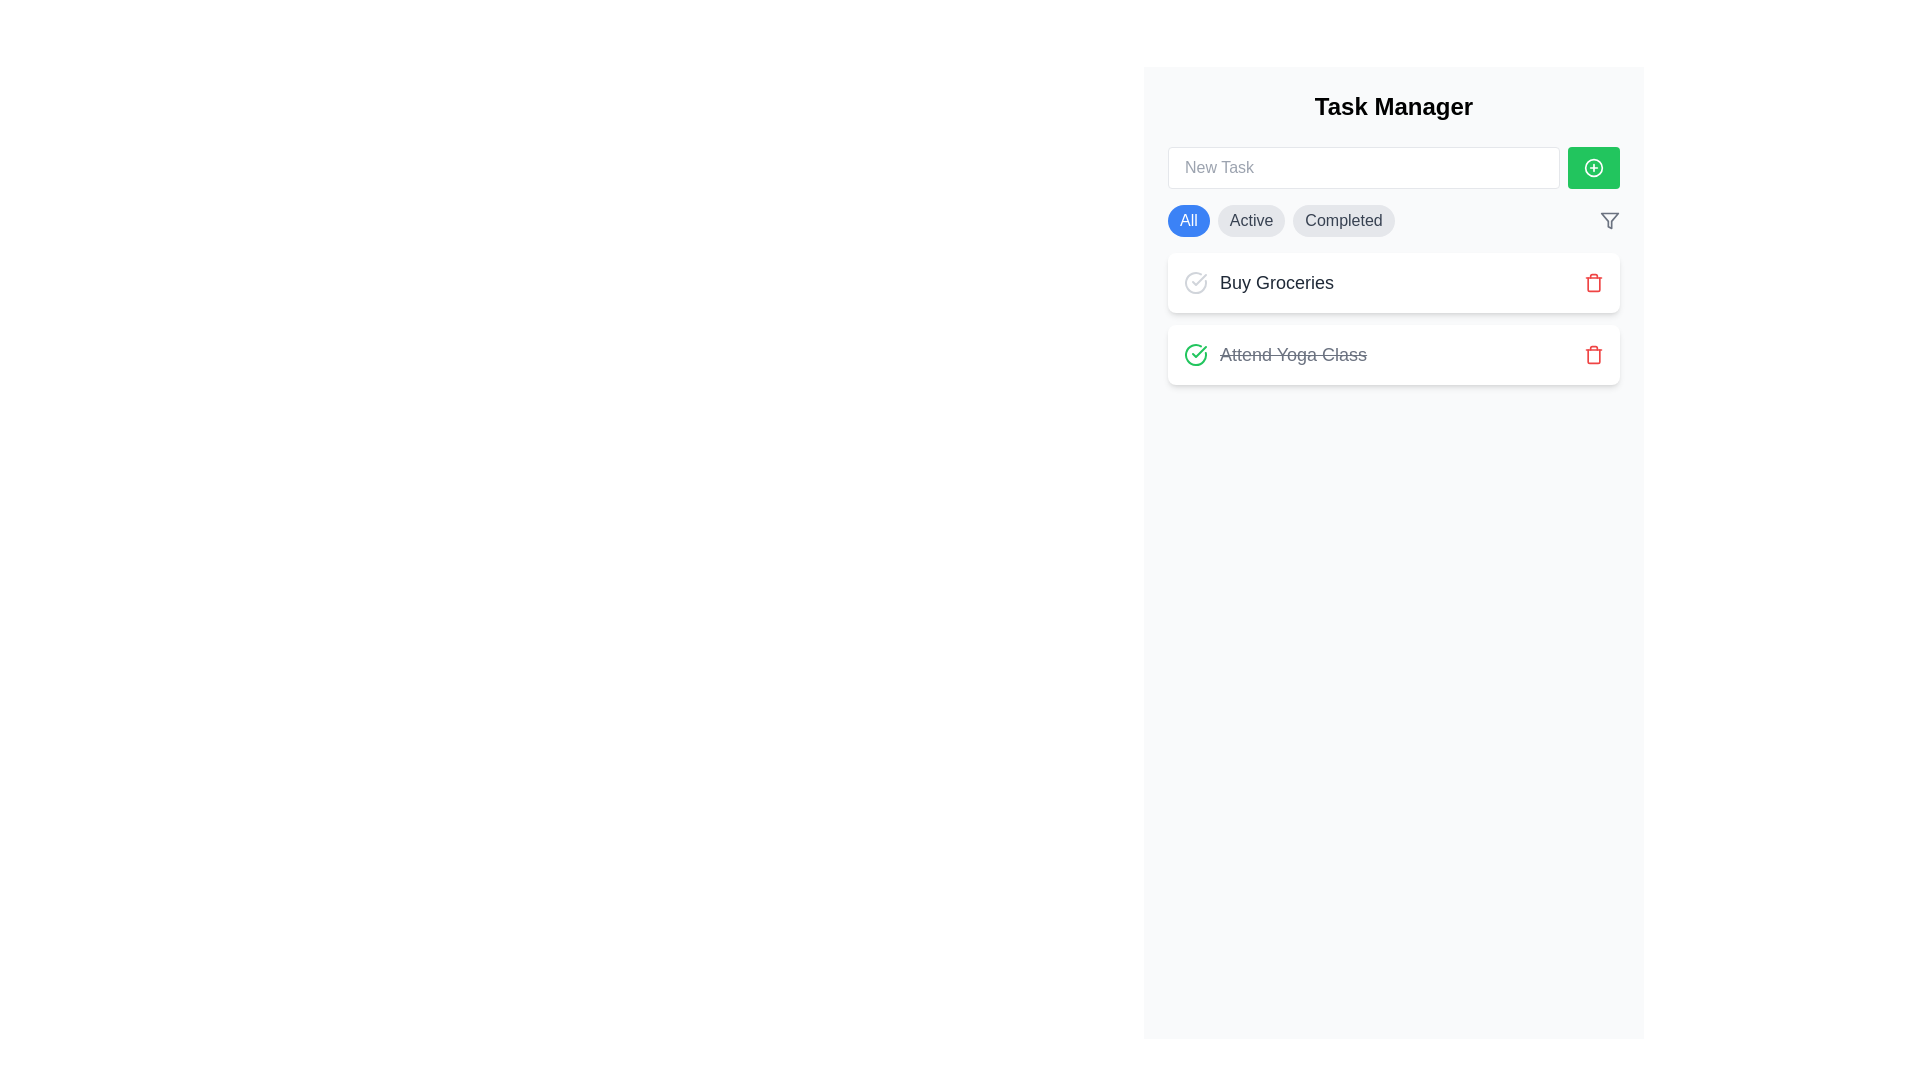 This screenshot has width=1920, height=1080. I want to click on the delete icon button located at the far right end of the 'Attend Yoga Class' task card, so click(1592, 353).